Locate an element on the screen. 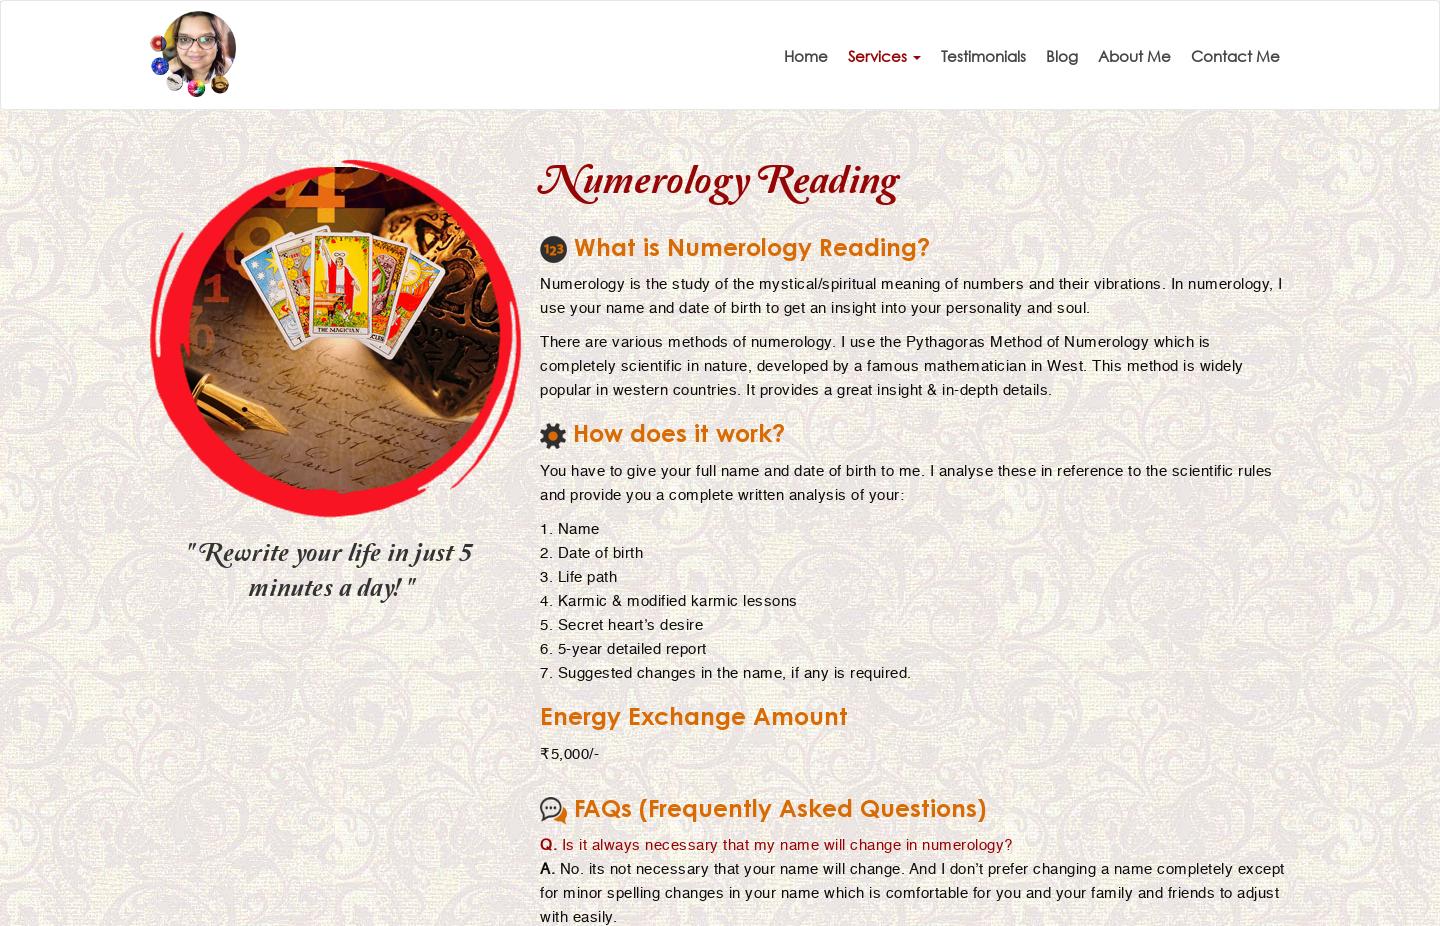 This screenshot has height=926, width=1440. 'Is it always necessary that my name will change in numerology?' is located at coordinates (784, 844).